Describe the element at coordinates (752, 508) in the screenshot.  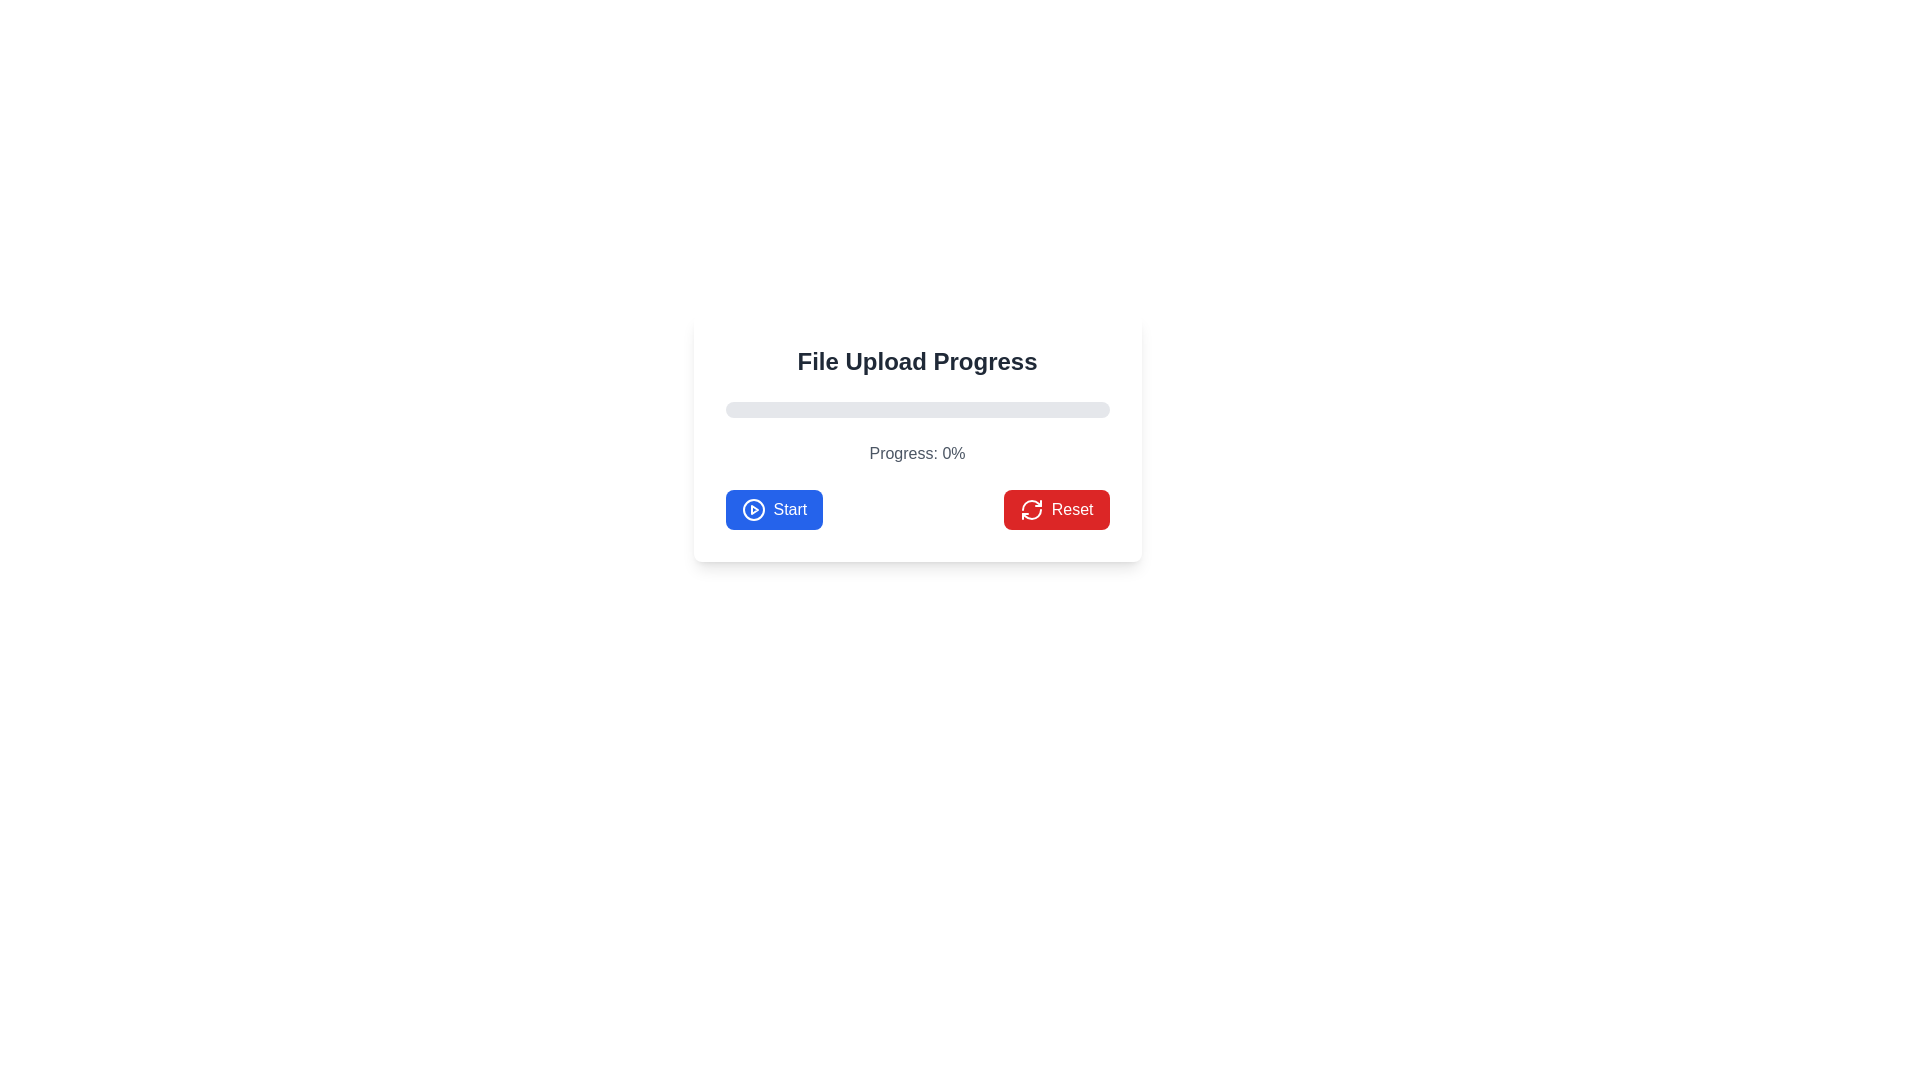
I see `the visual indicator icon inside the blue 'Start' button to initiate the 'start' action` at that location.